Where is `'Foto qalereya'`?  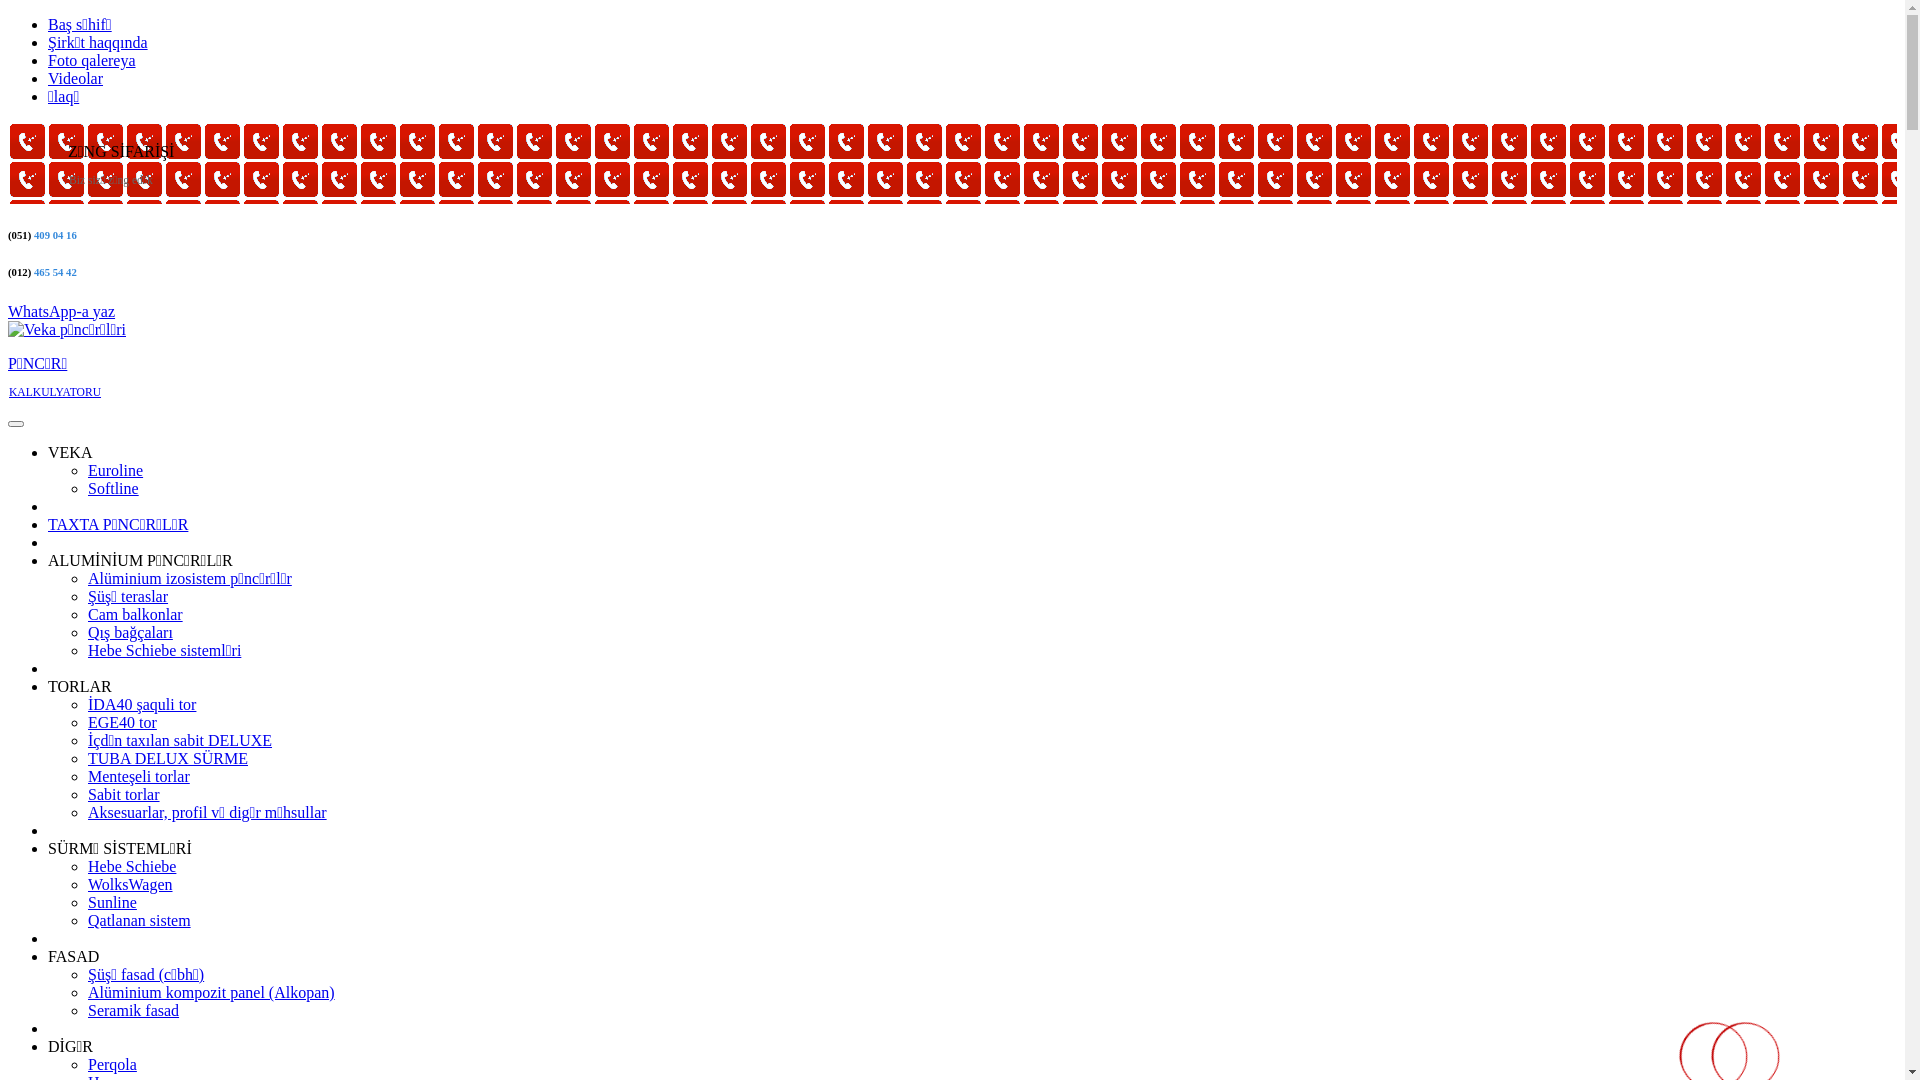
'Foto qalereya' is located at coordinates (90, 59).